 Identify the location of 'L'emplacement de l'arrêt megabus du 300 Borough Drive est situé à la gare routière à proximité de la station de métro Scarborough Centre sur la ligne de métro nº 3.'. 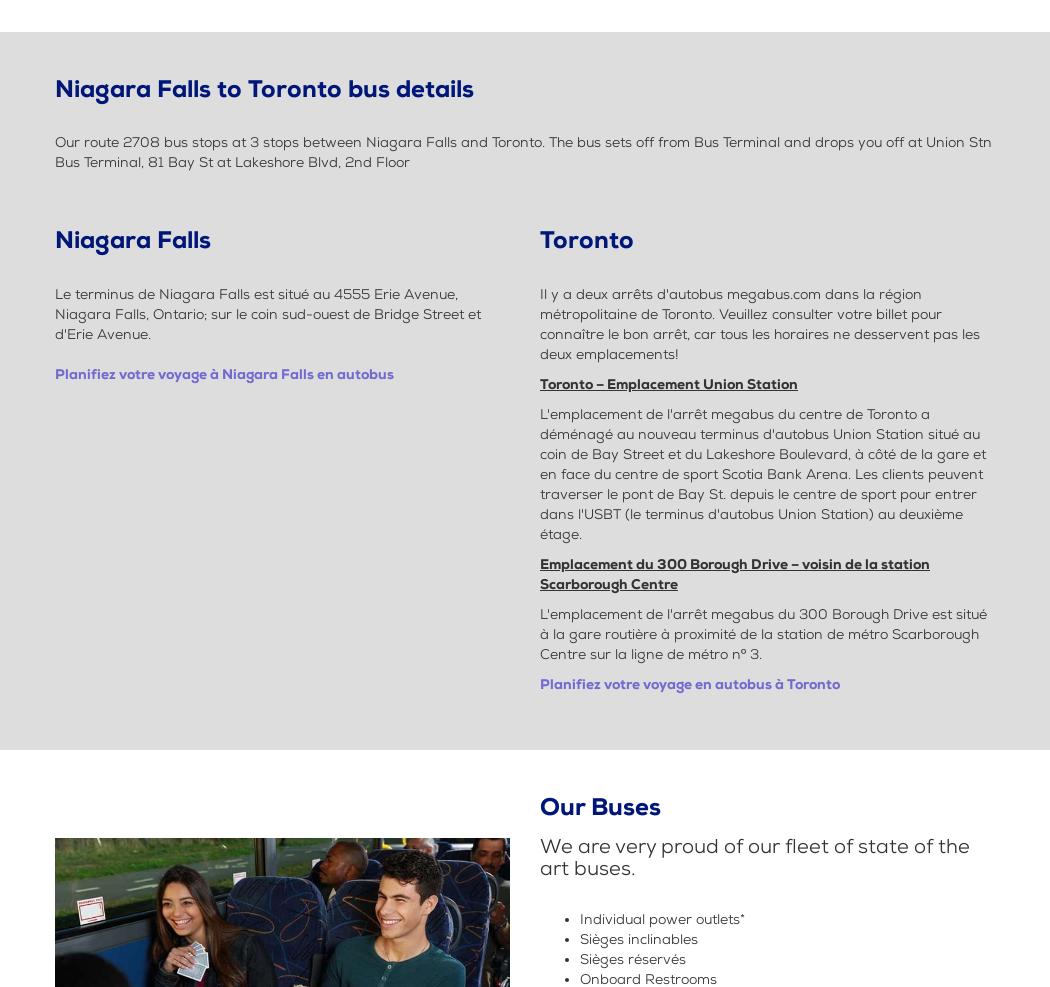
(540, 632).